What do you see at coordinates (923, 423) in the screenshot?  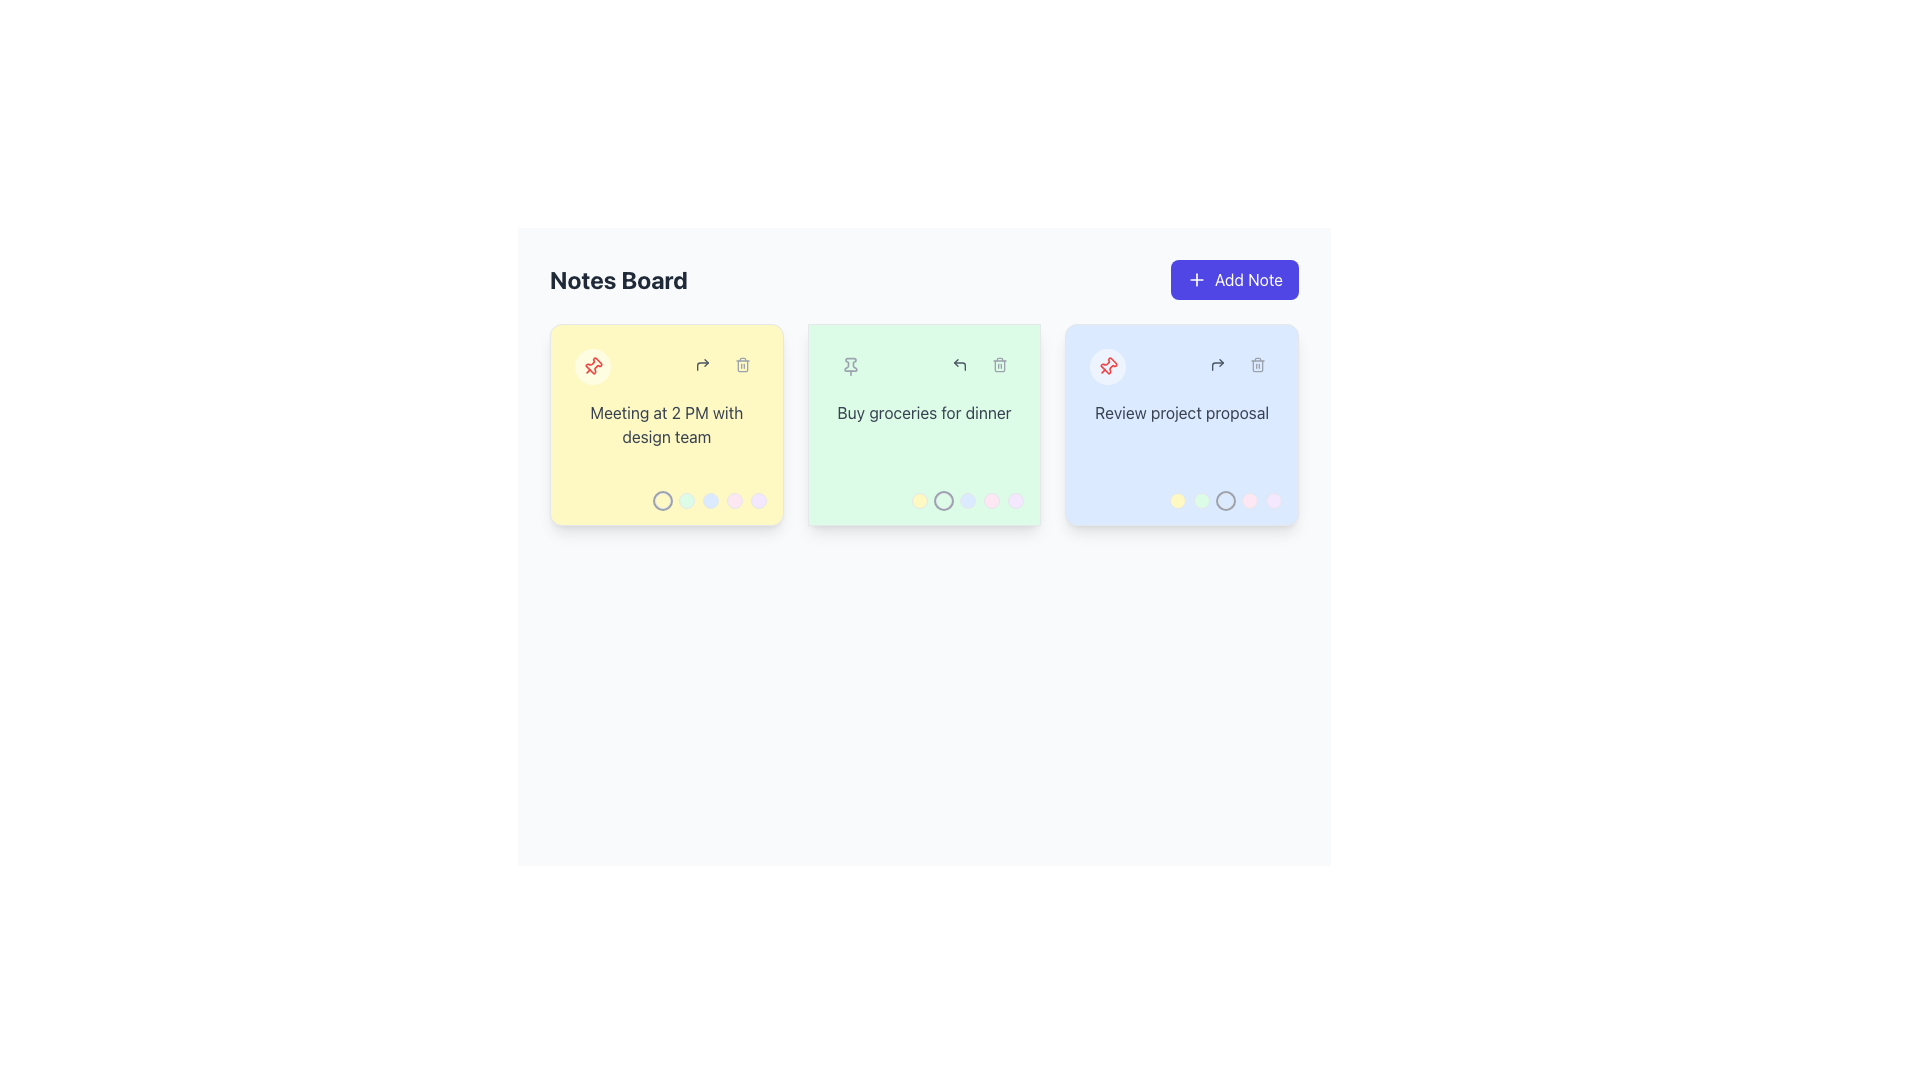 I see `the pin icon on the second Card UI component in the Notes Board section to pin the card` at bounding box center [923, 423].